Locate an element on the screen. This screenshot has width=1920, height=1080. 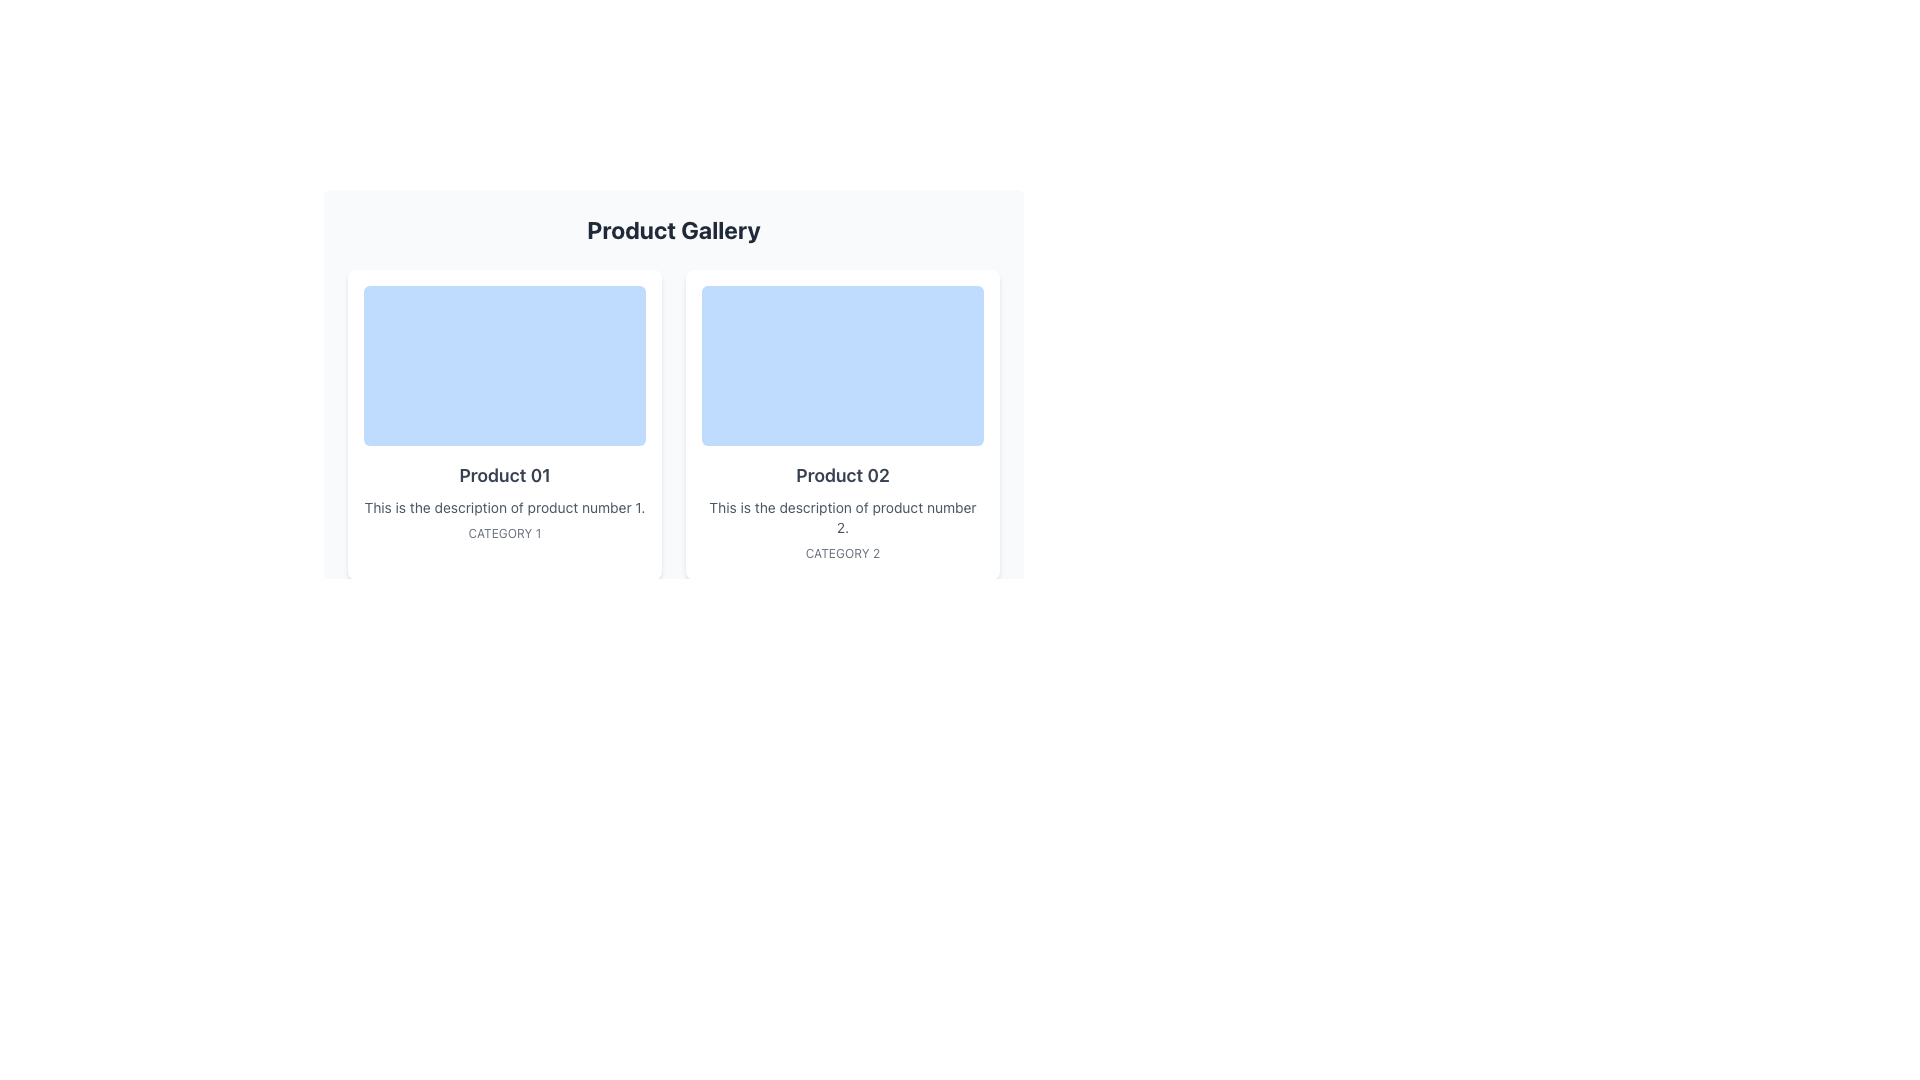
details or metadata of the second product card in the grid layout, which contains the product name, description, and associated category is located at coordinates (843, 423).